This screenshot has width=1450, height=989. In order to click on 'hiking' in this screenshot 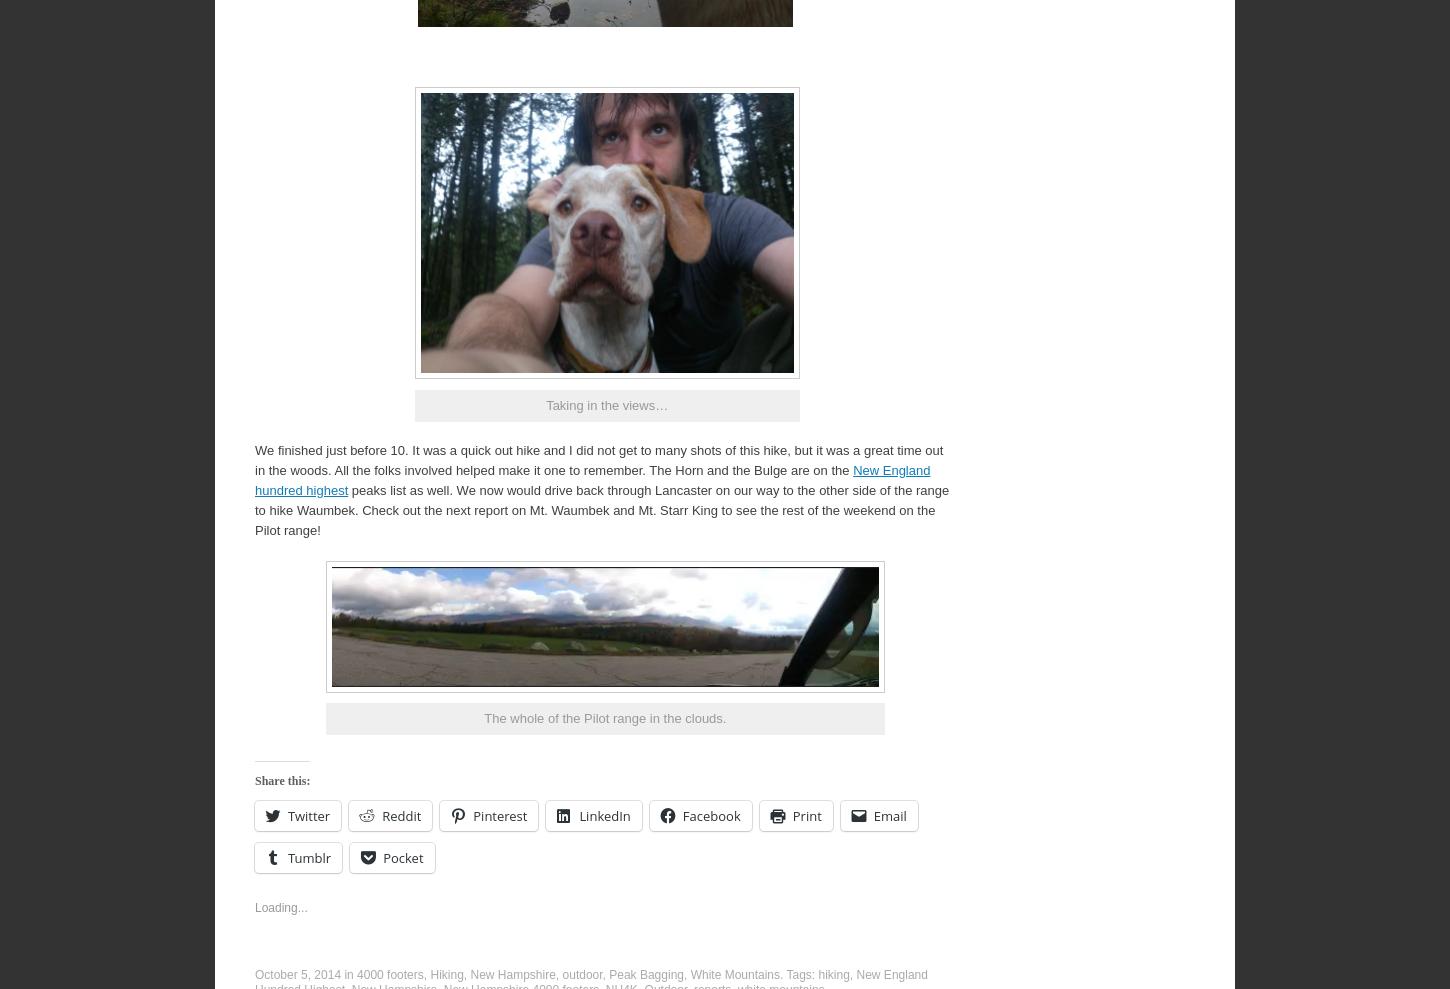, I will do `click(833, 973)`.